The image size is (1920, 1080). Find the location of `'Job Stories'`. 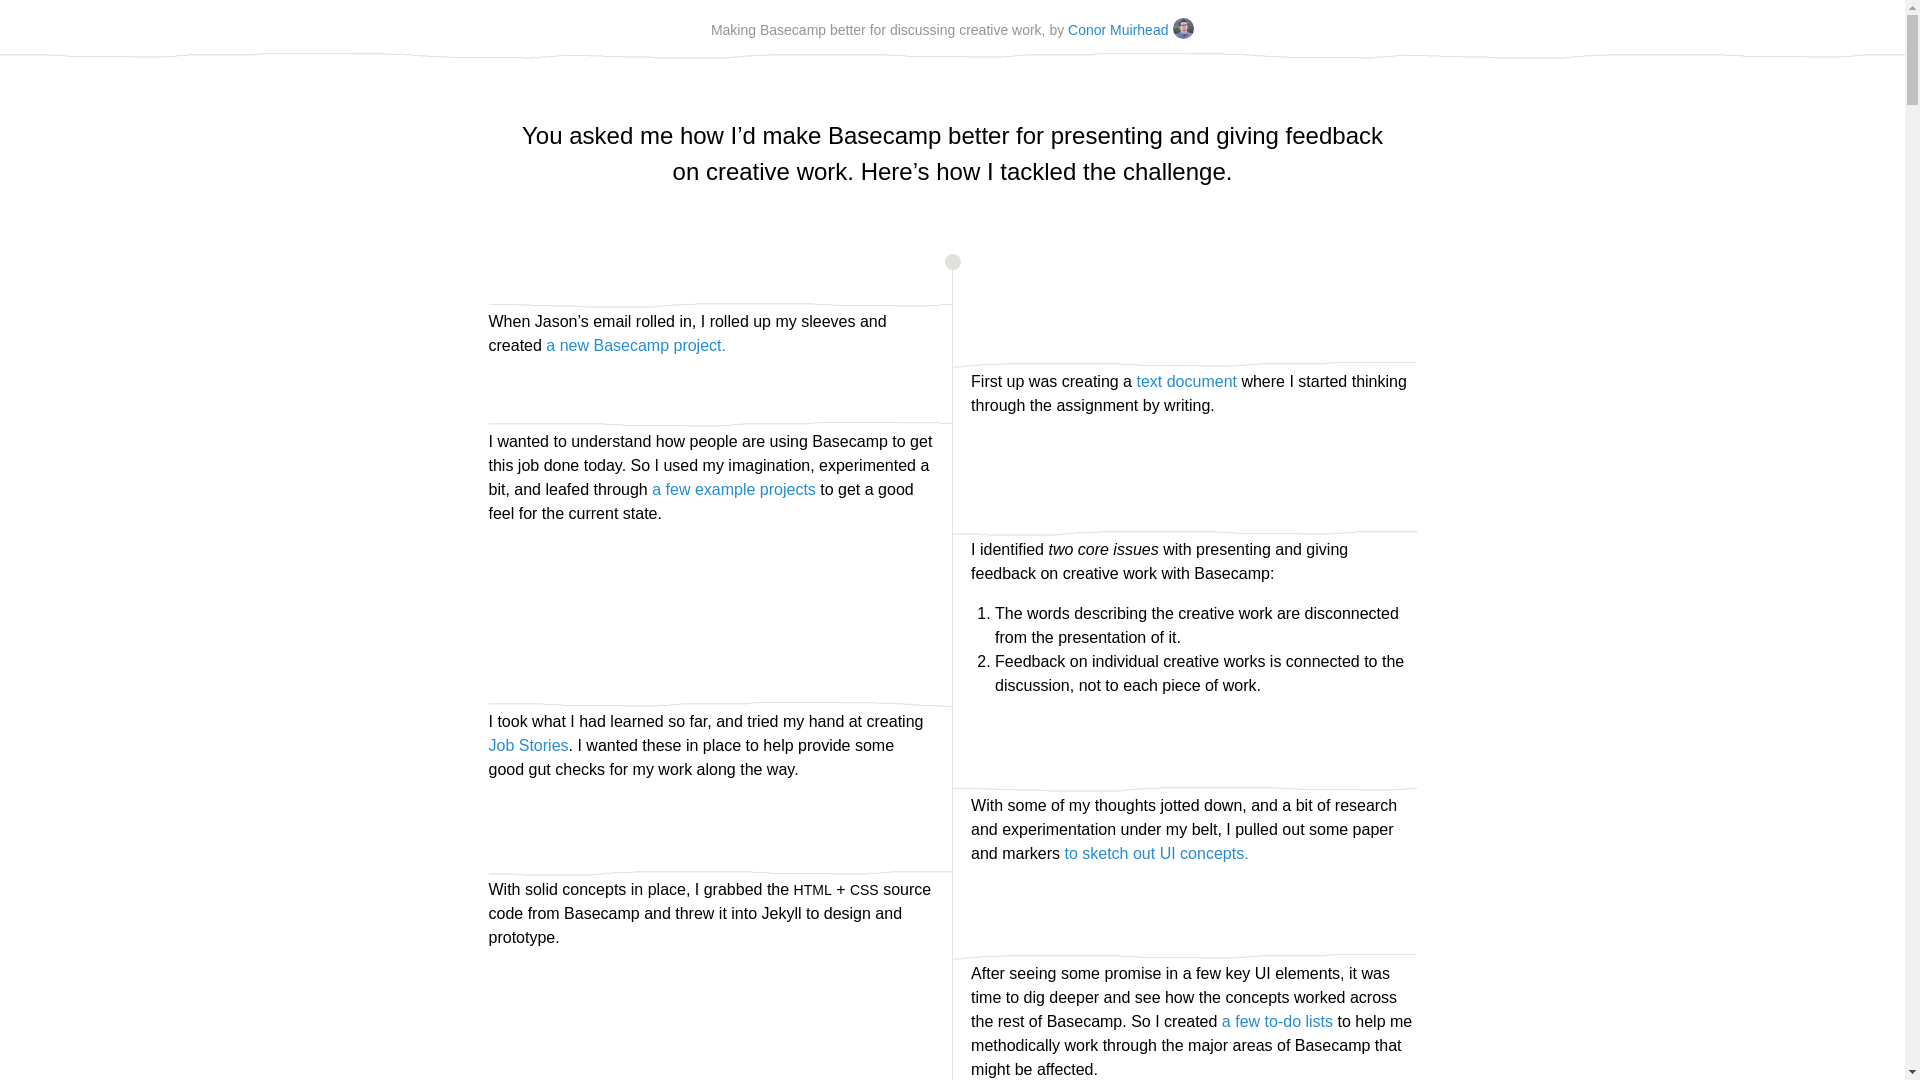

'Job Stories' is located at coordinates (488, 745).